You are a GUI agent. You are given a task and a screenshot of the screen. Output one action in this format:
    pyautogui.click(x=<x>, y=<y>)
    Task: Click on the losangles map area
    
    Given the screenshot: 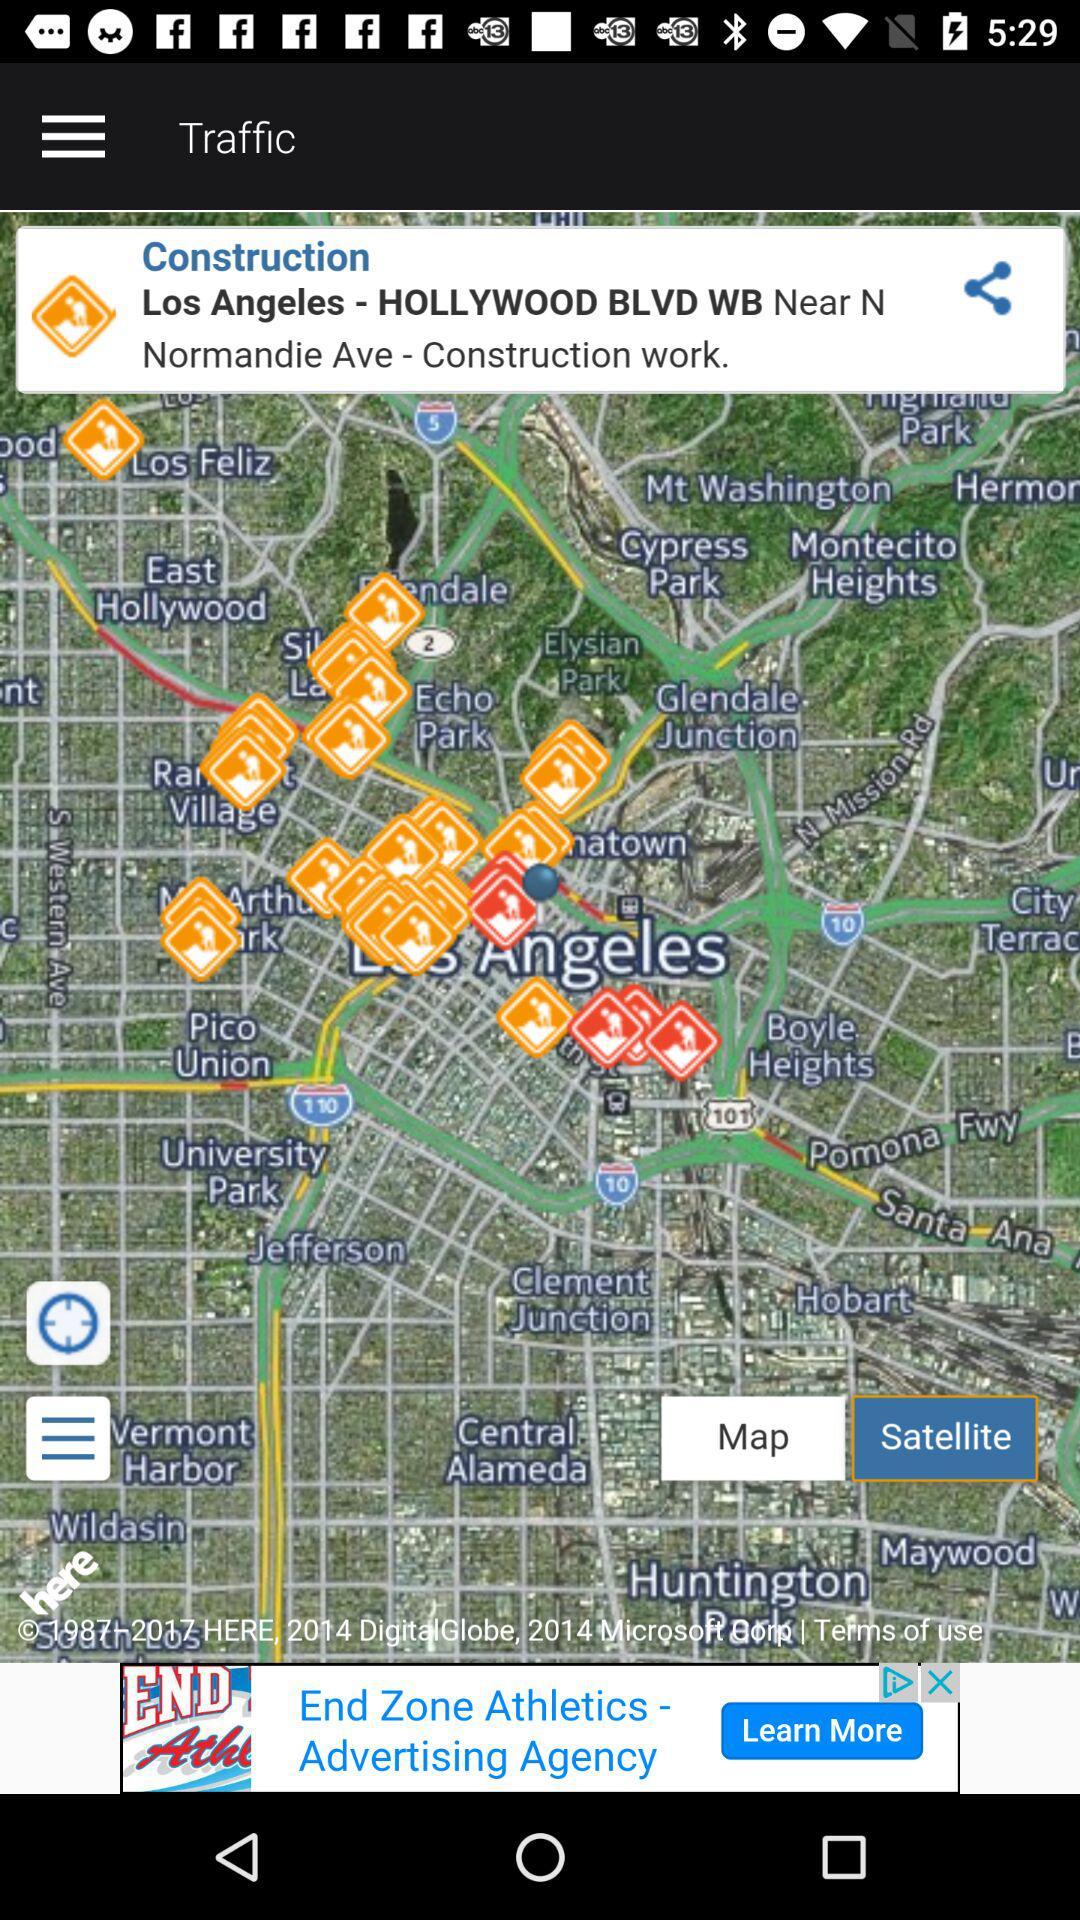 What is the action you would take?
    pyautogui.click(x=540, y=935)
    